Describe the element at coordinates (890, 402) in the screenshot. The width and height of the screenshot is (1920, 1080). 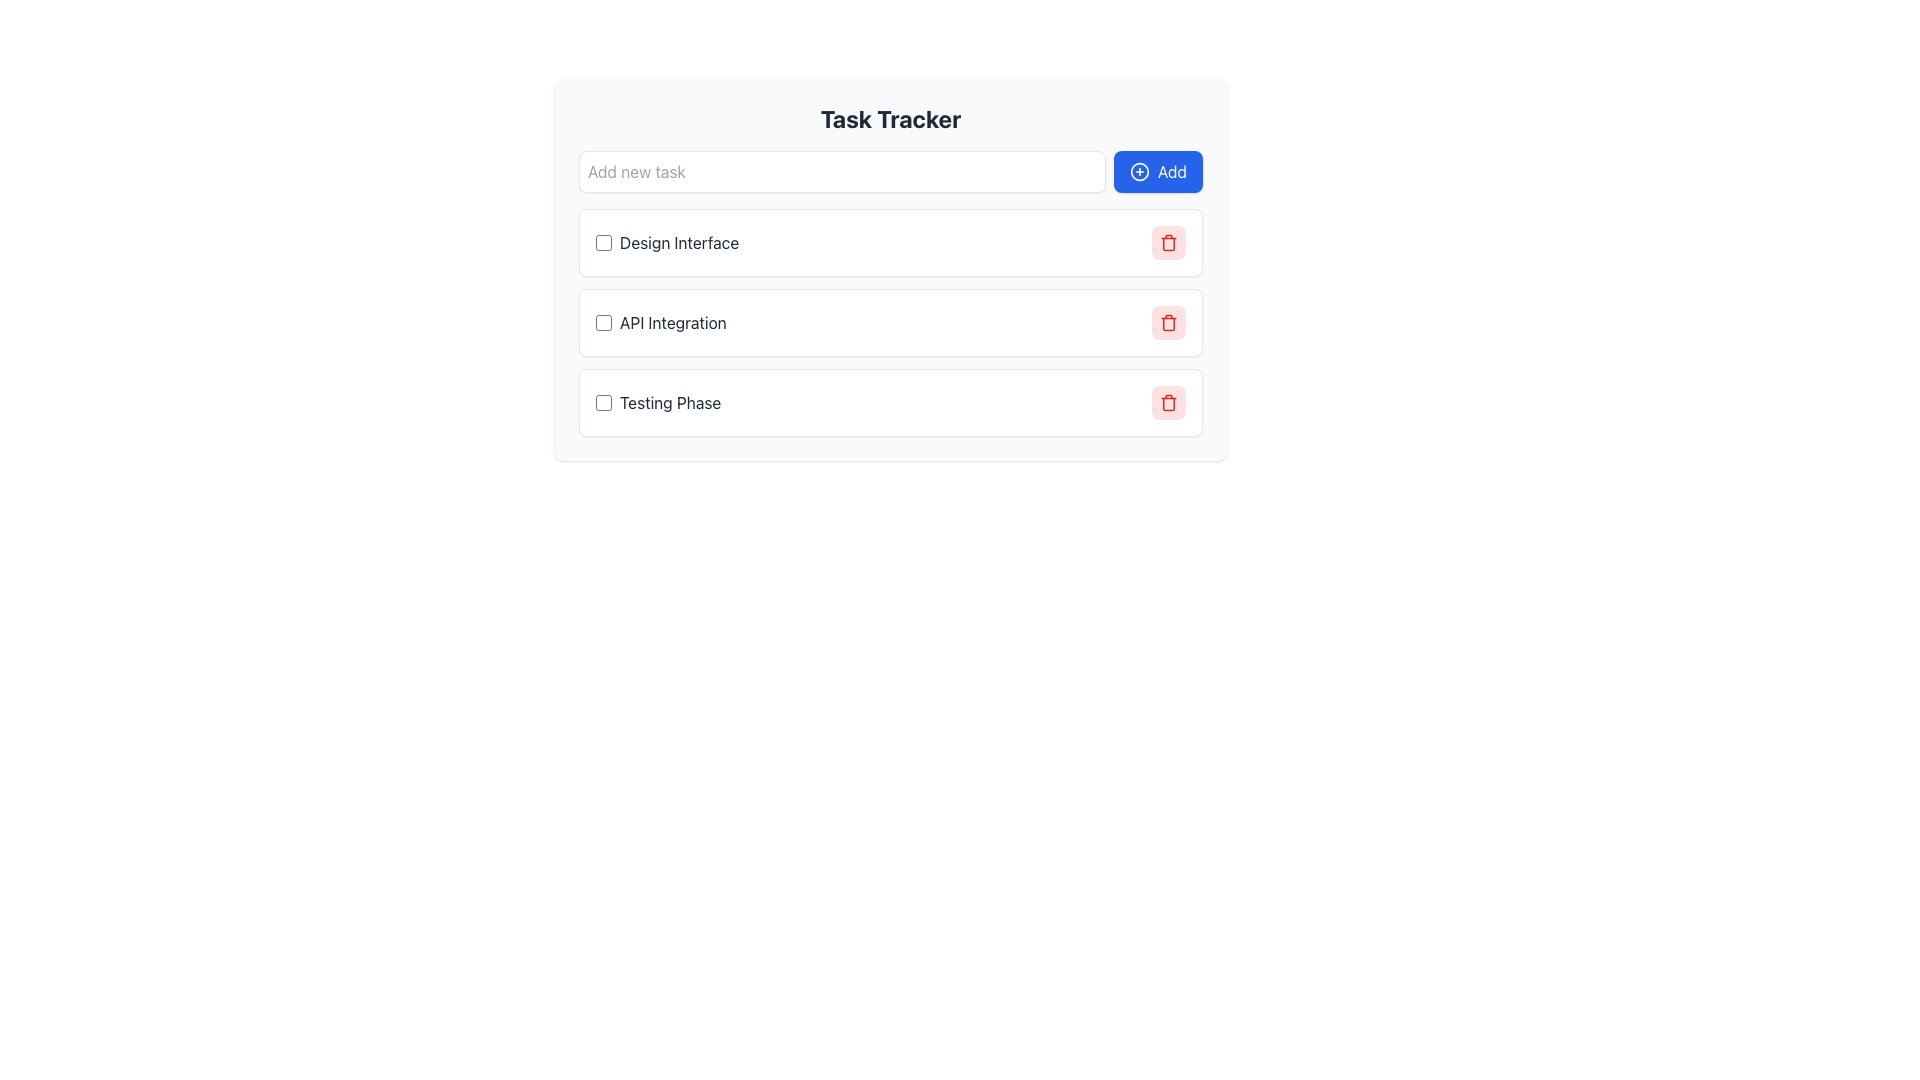
I see `the checkbox located next to the 'Testing Phase' task item to mark it as complete` at that location.